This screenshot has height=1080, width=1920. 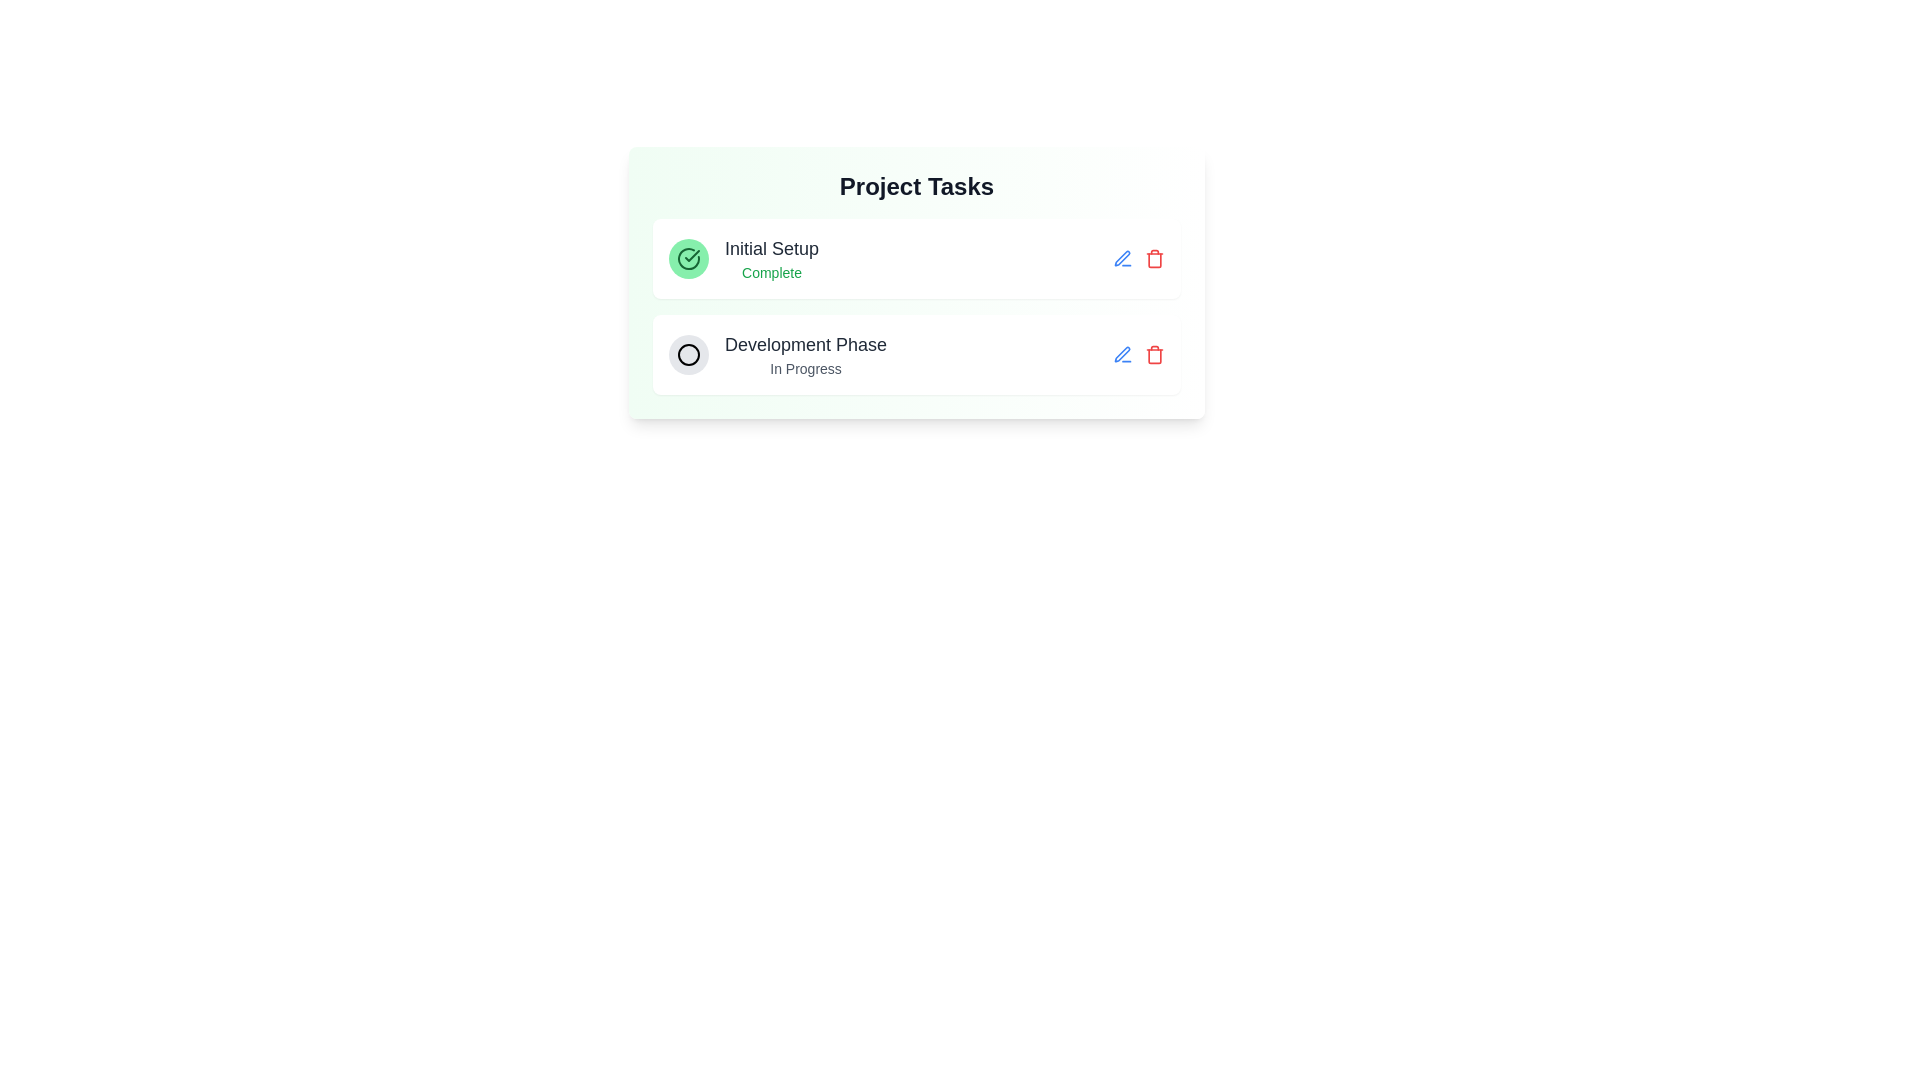 I want to click on the red trash bin icon located at the far right of the task 'Initial Setup - Complete', so click(x=1138, y=257).